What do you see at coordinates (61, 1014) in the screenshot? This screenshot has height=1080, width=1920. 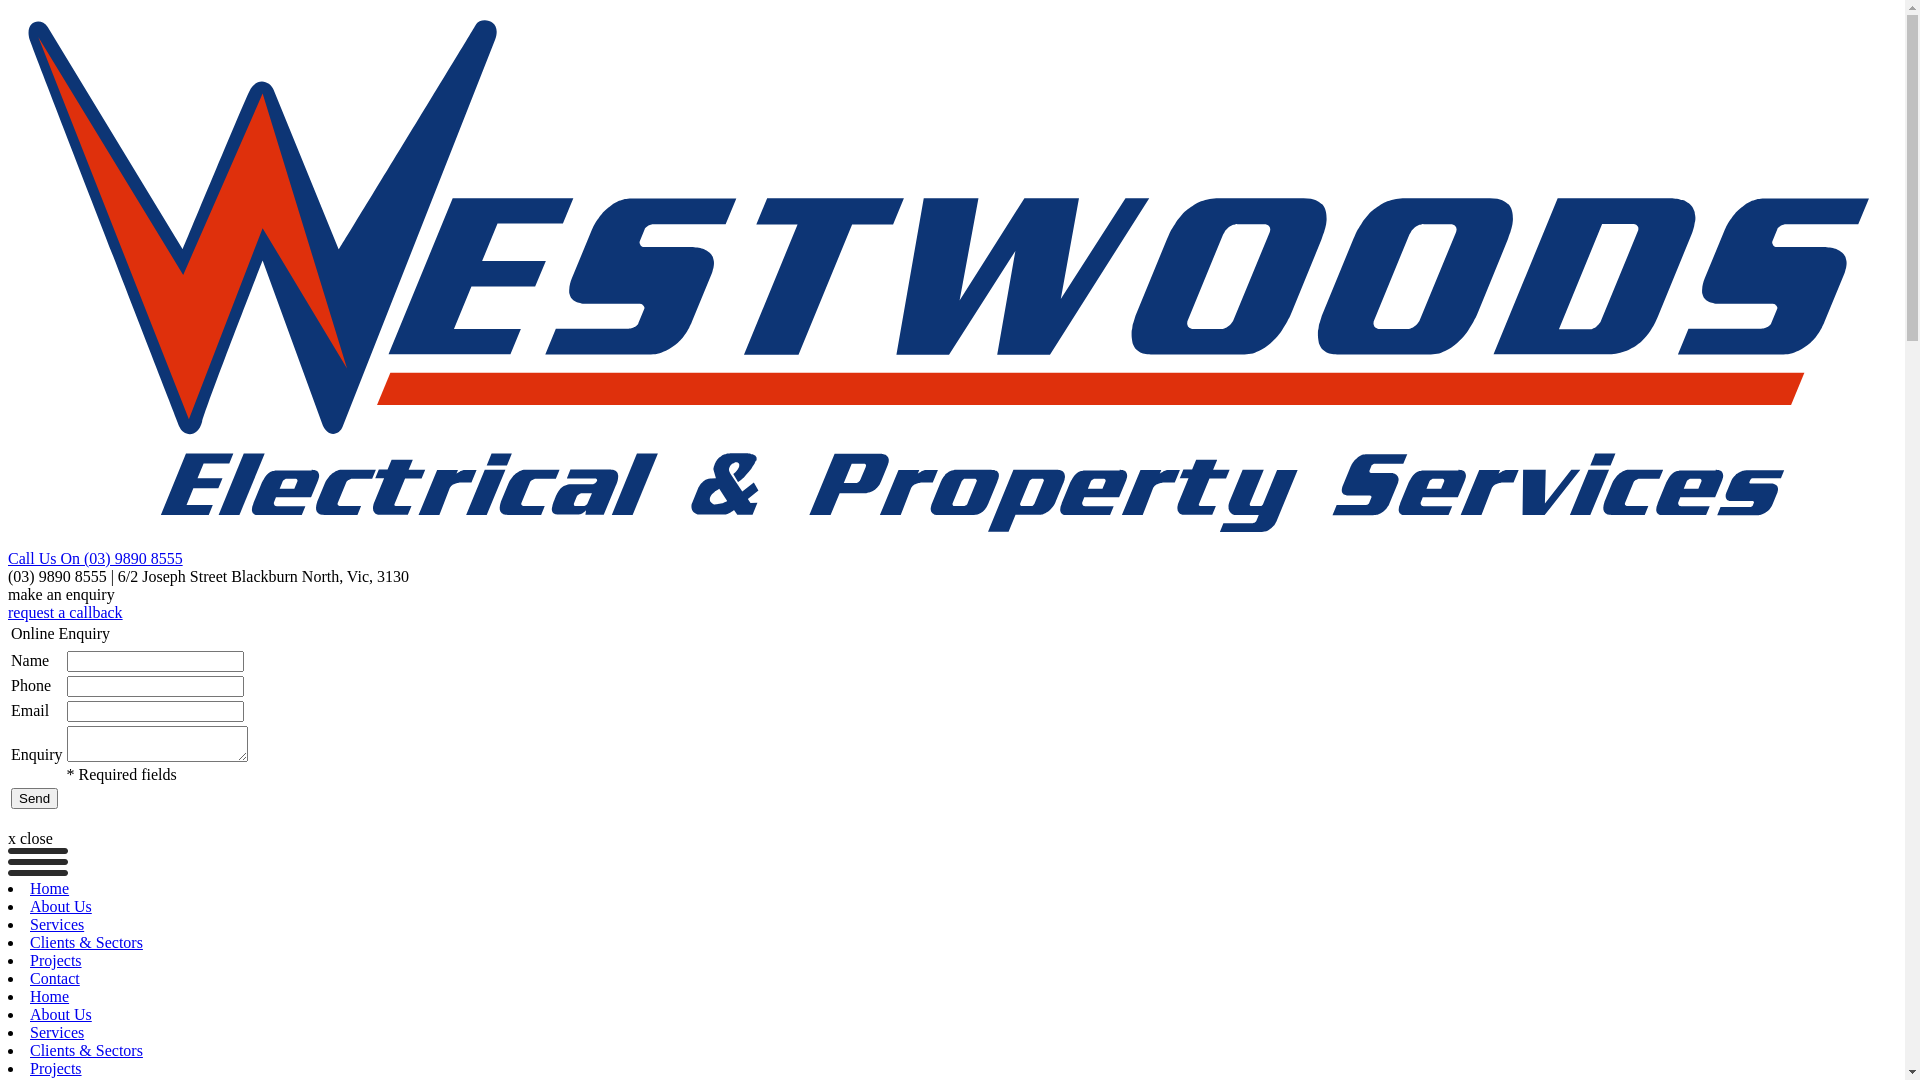 I see `'About Us'` at bounding box center [61, 1014].